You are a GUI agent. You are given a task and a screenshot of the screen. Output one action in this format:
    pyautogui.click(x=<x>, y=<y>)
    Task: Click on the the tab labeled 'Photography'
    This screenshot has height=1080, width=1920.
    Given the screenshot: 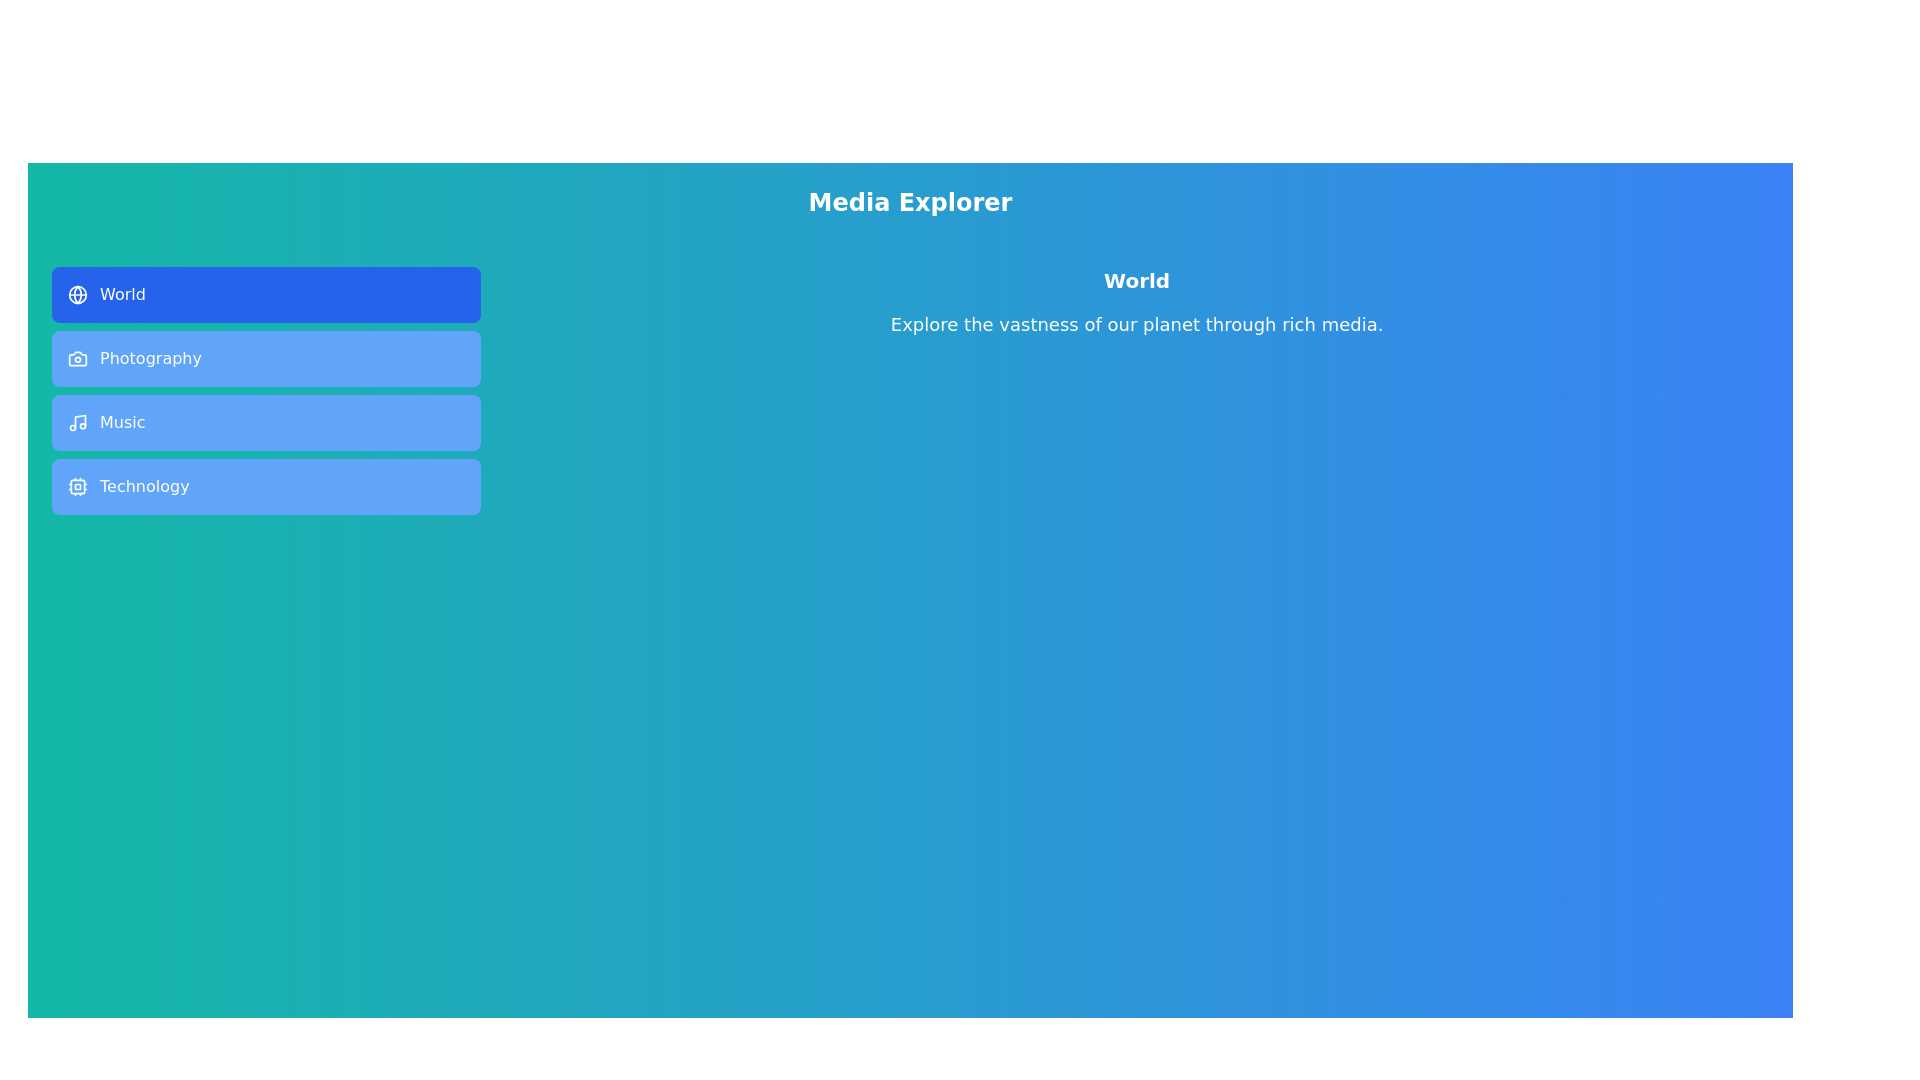 What is the action you would take?
    pyautogui.click(x=265, y=357)
    